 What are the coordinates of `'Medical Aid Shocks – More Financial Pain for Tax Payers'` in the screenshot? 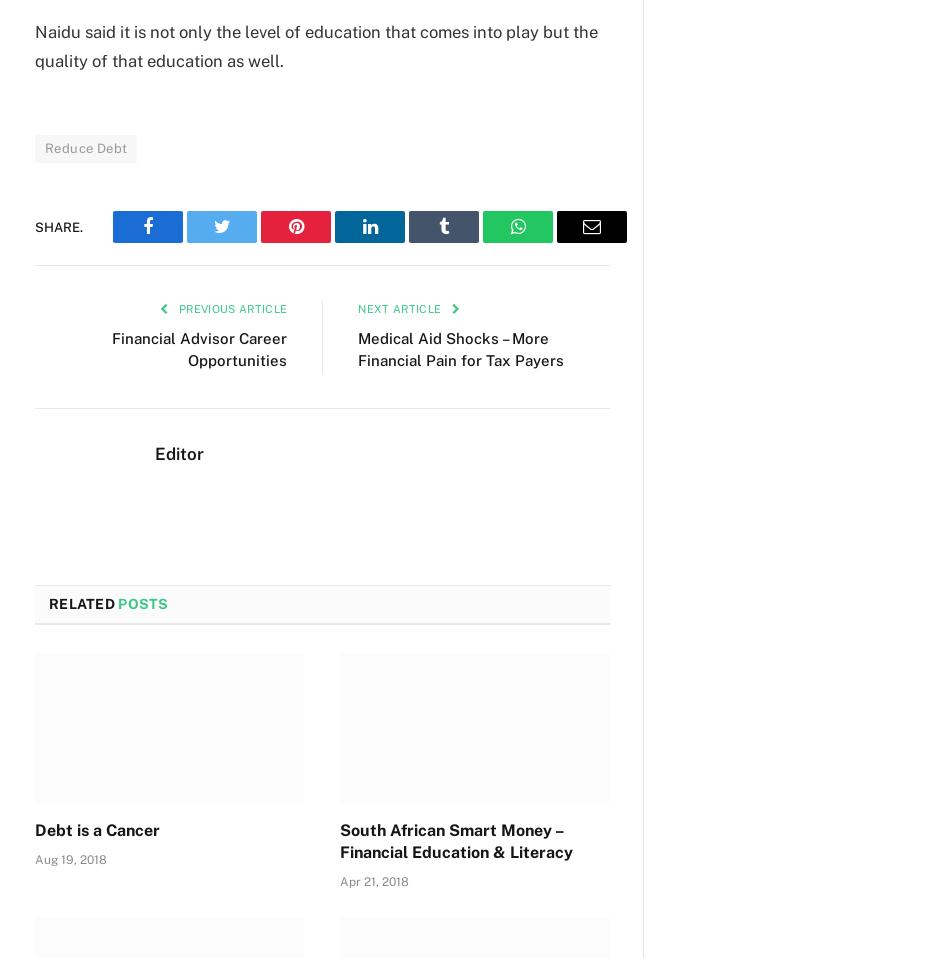 It's located at (356, 347).